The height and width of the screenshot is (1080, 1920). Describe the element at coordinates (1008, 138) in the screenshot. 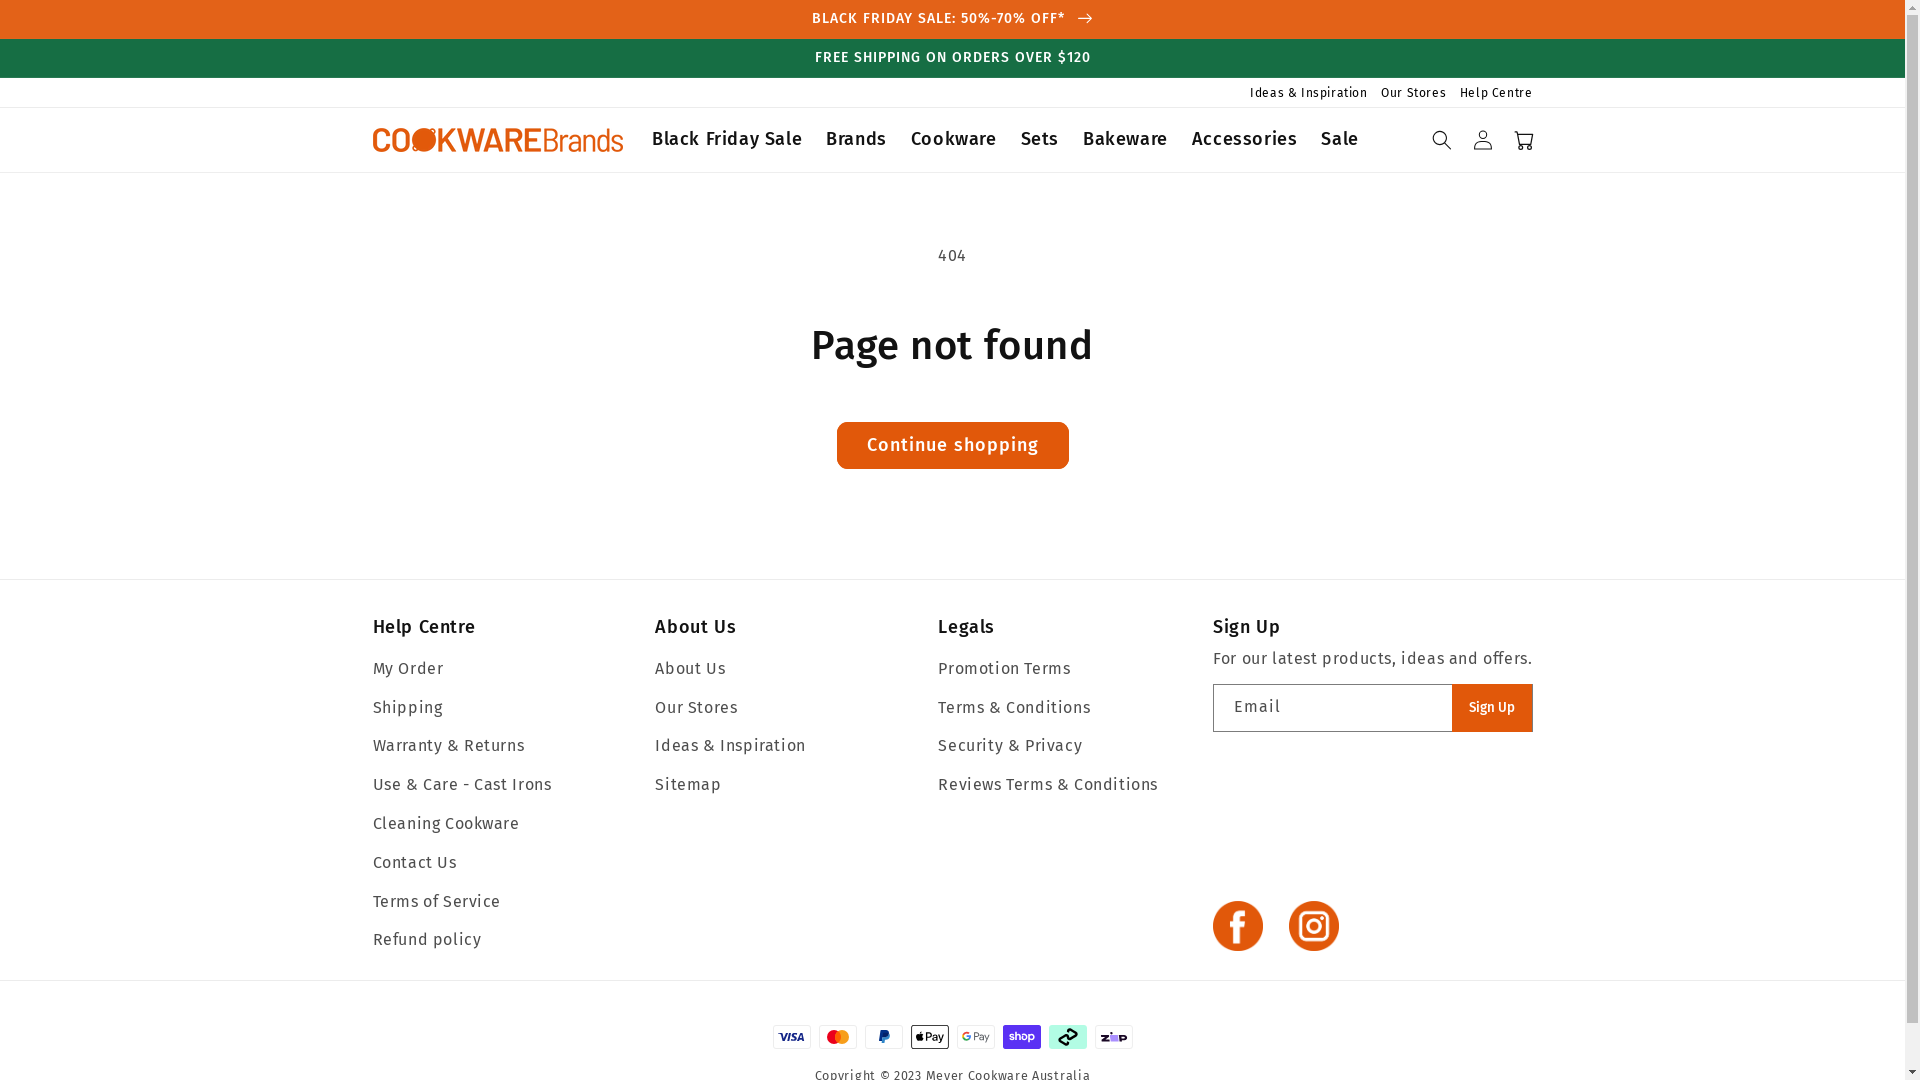

I see `'Sets'` at that location.